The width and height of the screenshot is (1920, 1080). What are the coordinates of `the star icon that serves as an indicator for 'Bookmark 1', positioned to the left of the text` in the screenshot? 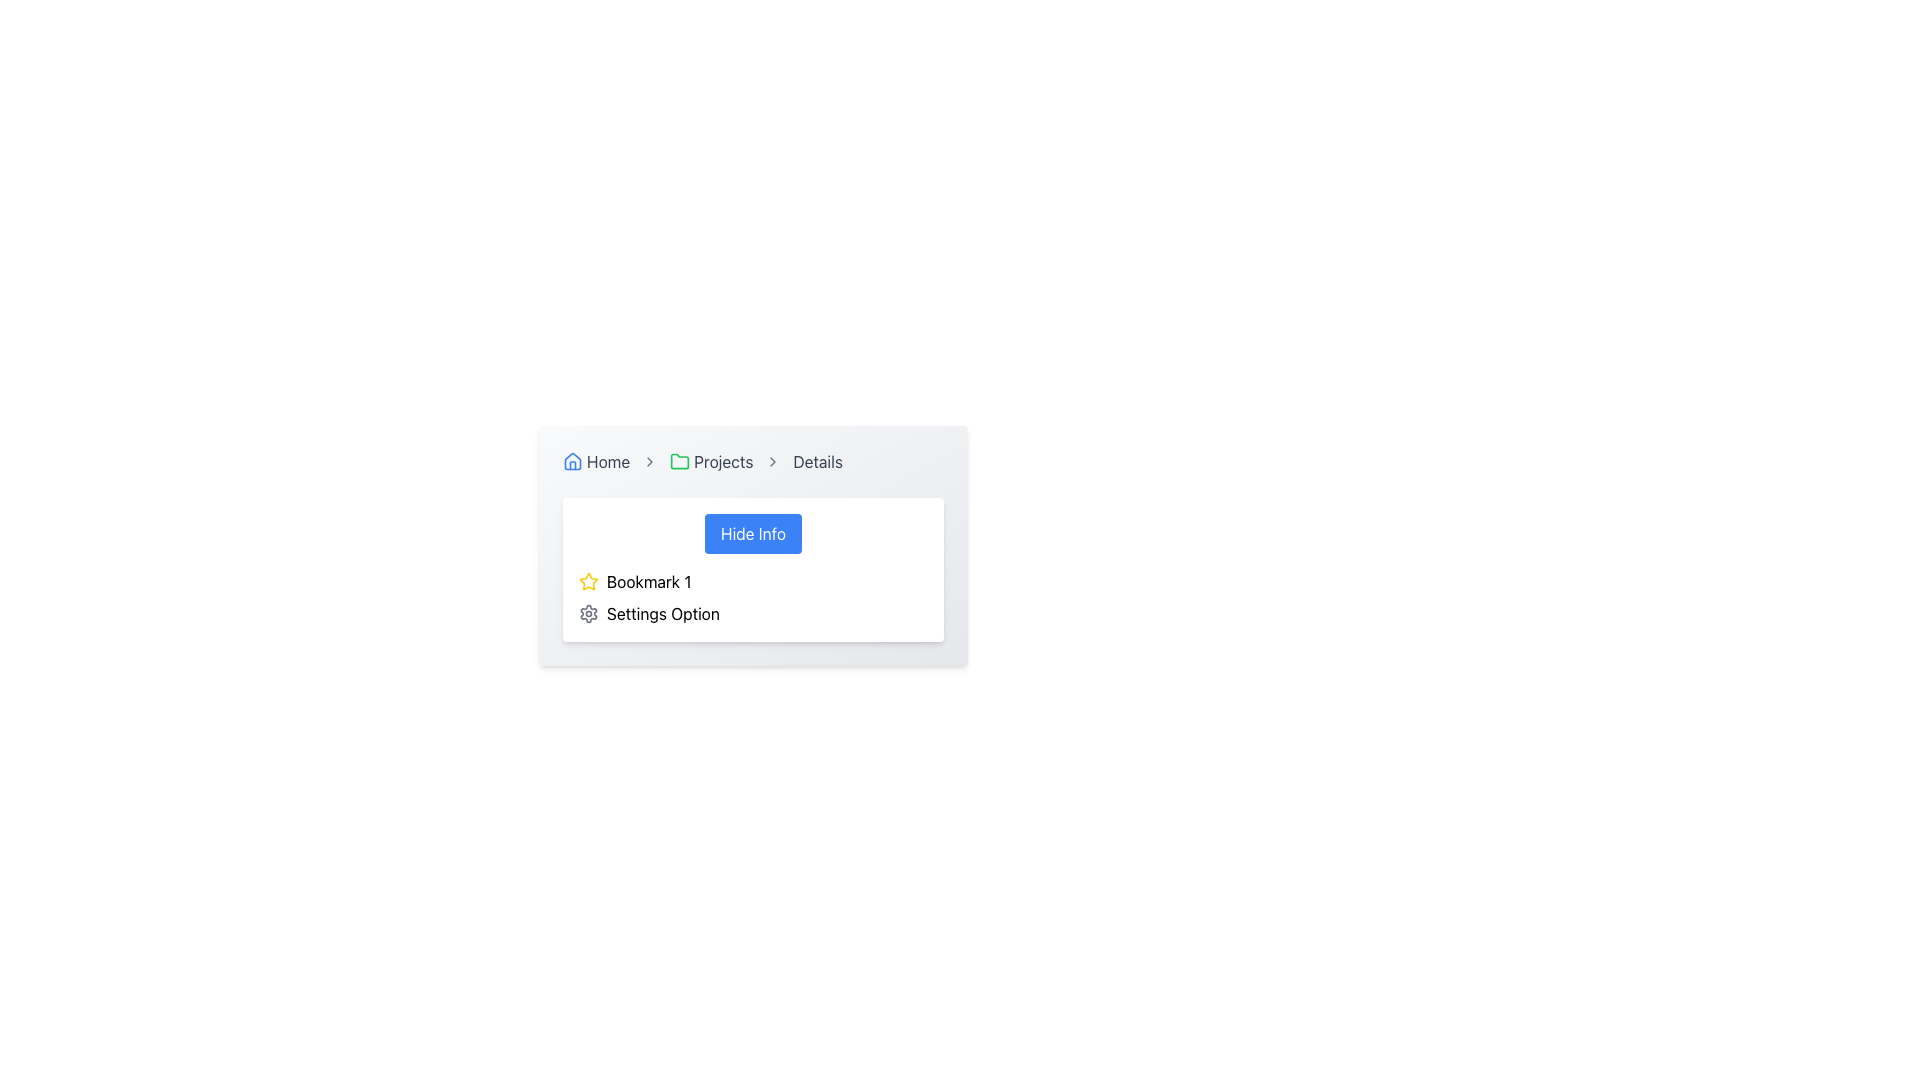 It's located at (588, 582).